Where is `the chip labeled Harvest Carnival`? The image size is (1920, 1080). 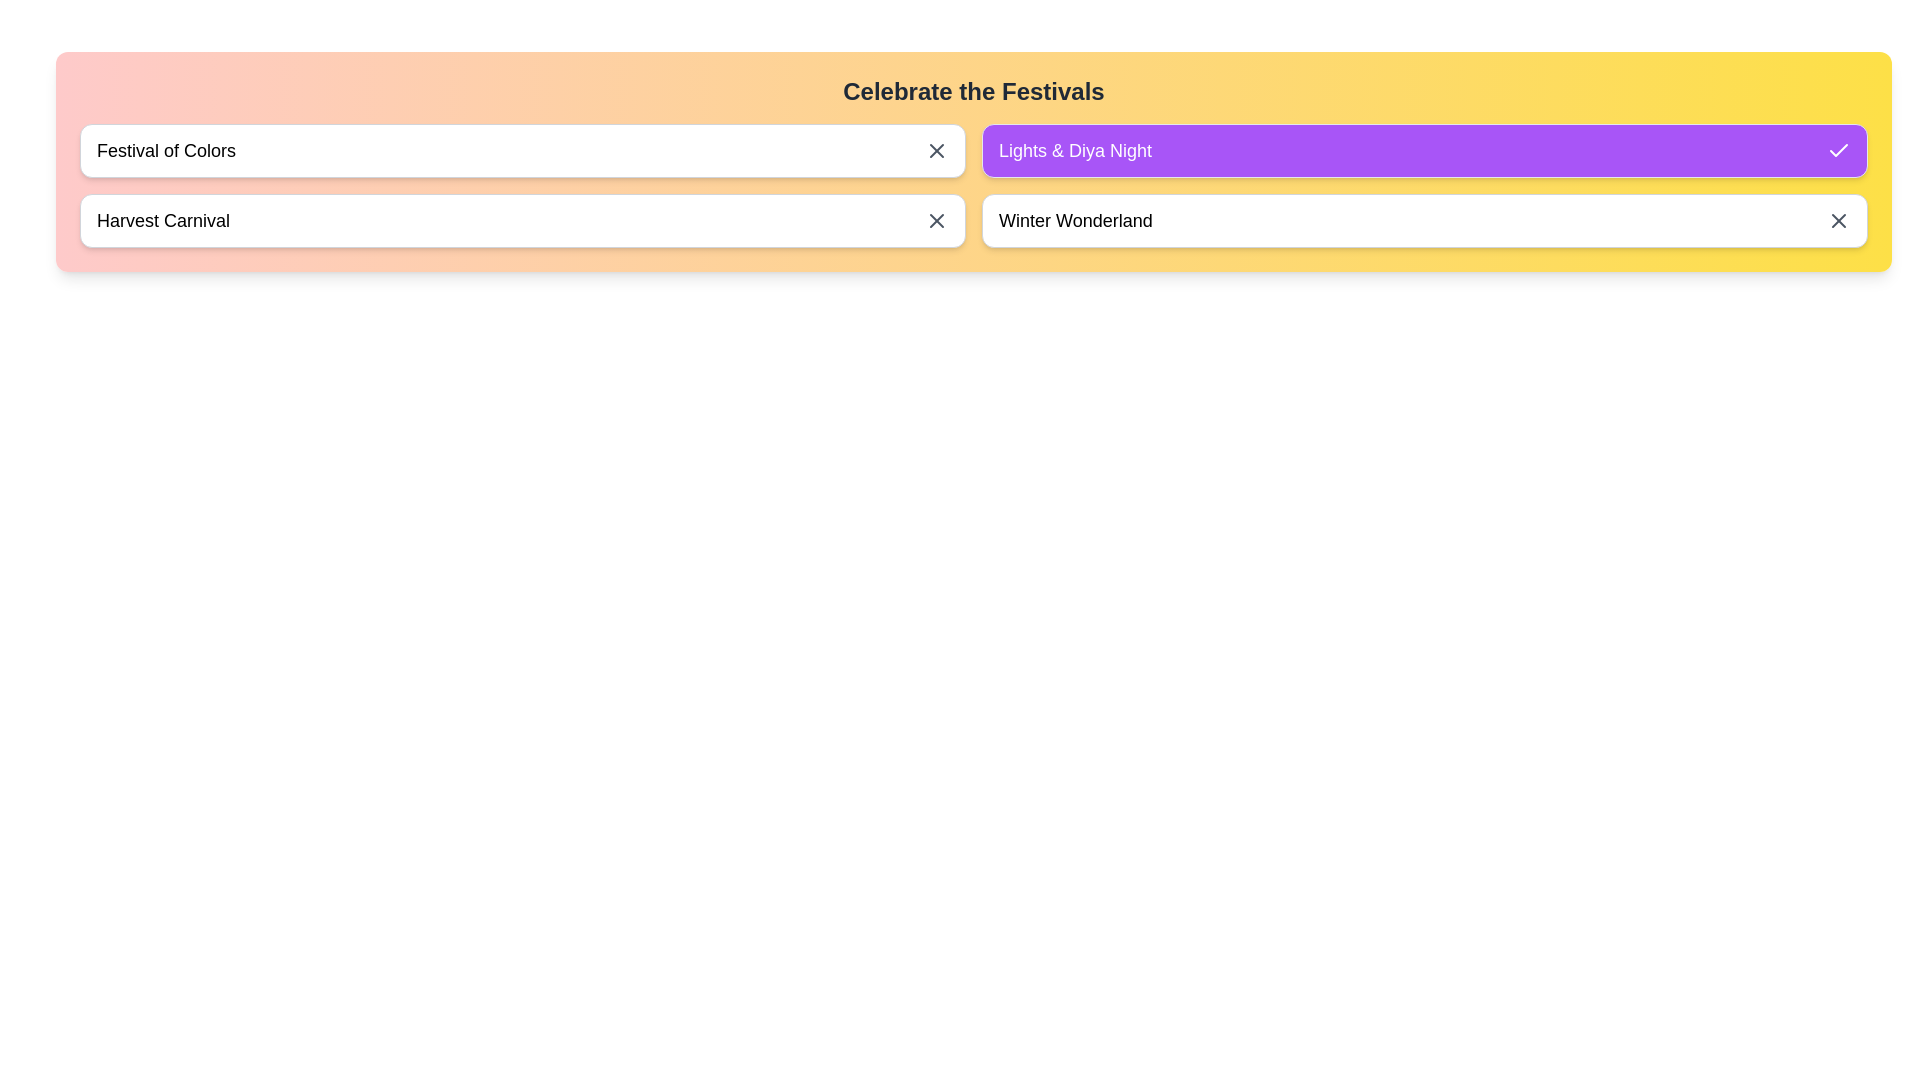
the chip labeled Harvest Carnival is located at coordinates (523, 220).